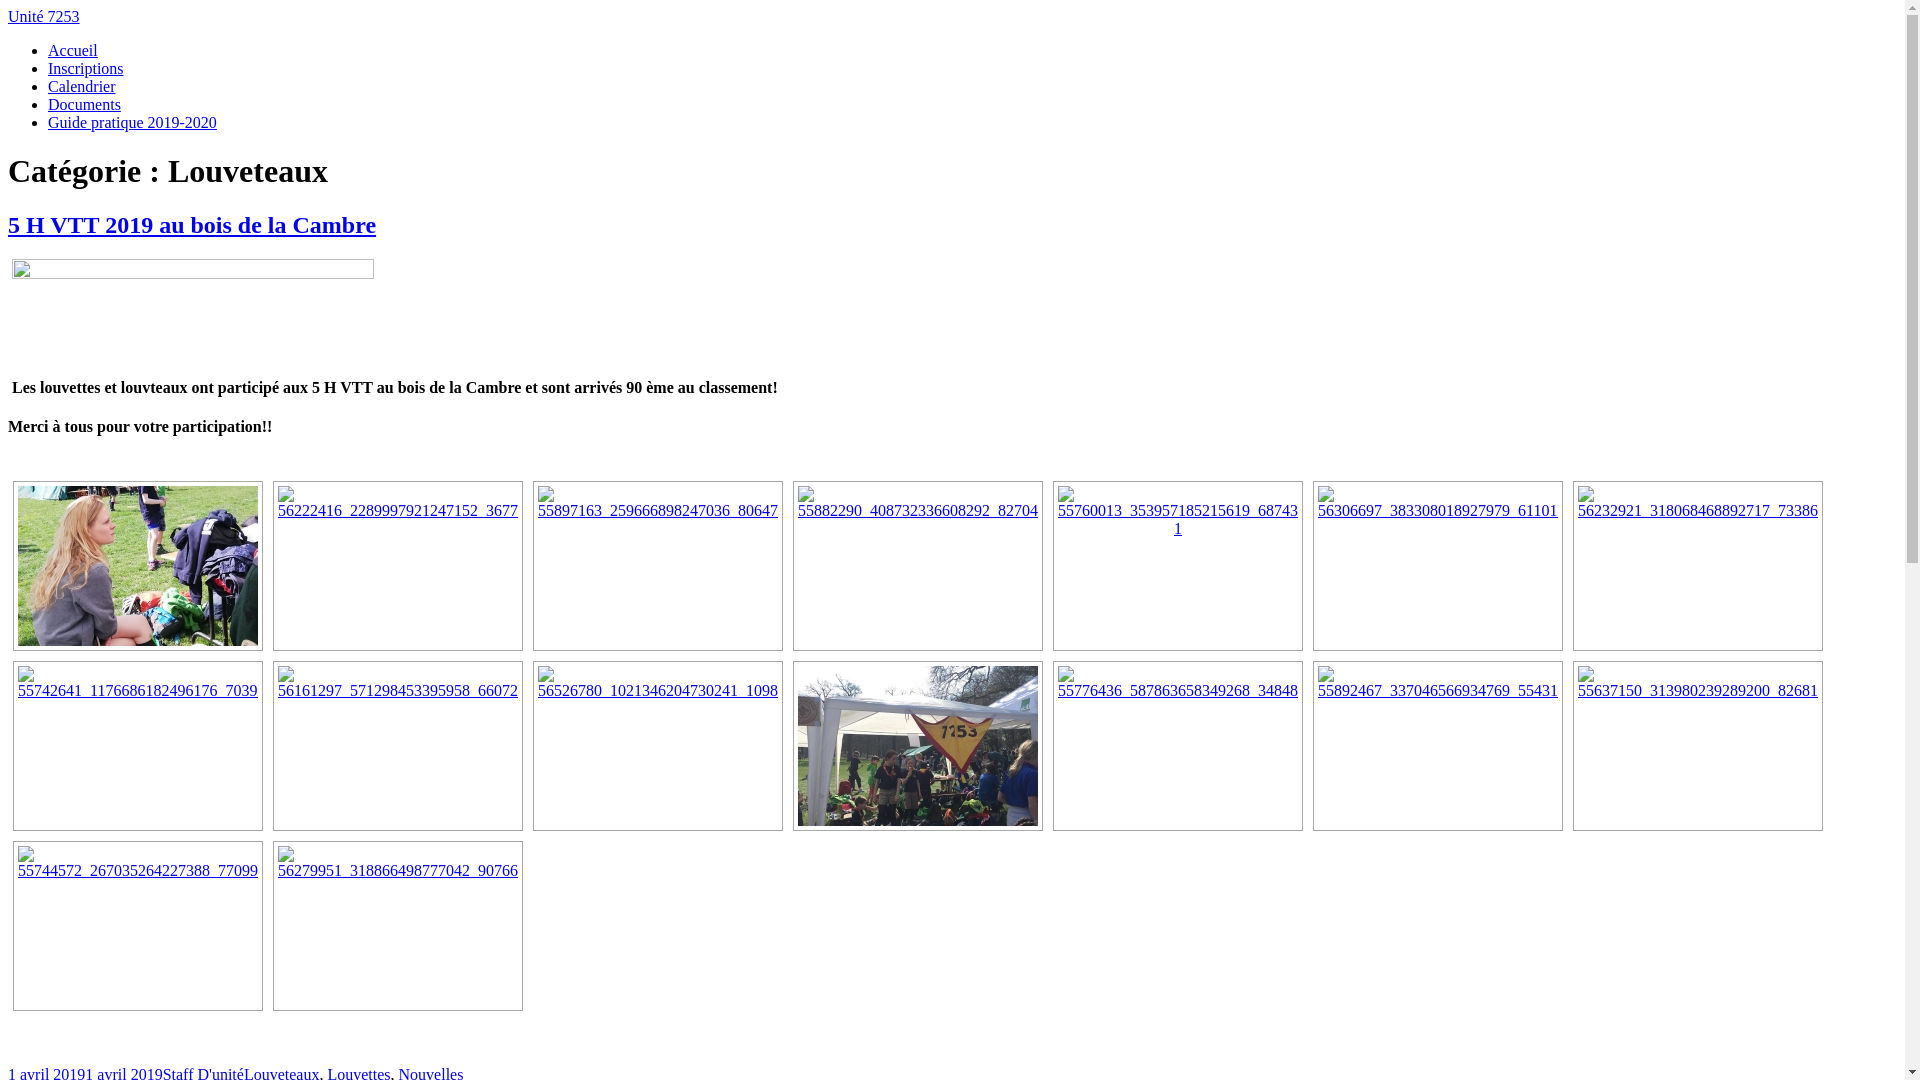 This screenshot has height=1080, width=1920. I want to click on 'Inscriptions', so click(85, 67).